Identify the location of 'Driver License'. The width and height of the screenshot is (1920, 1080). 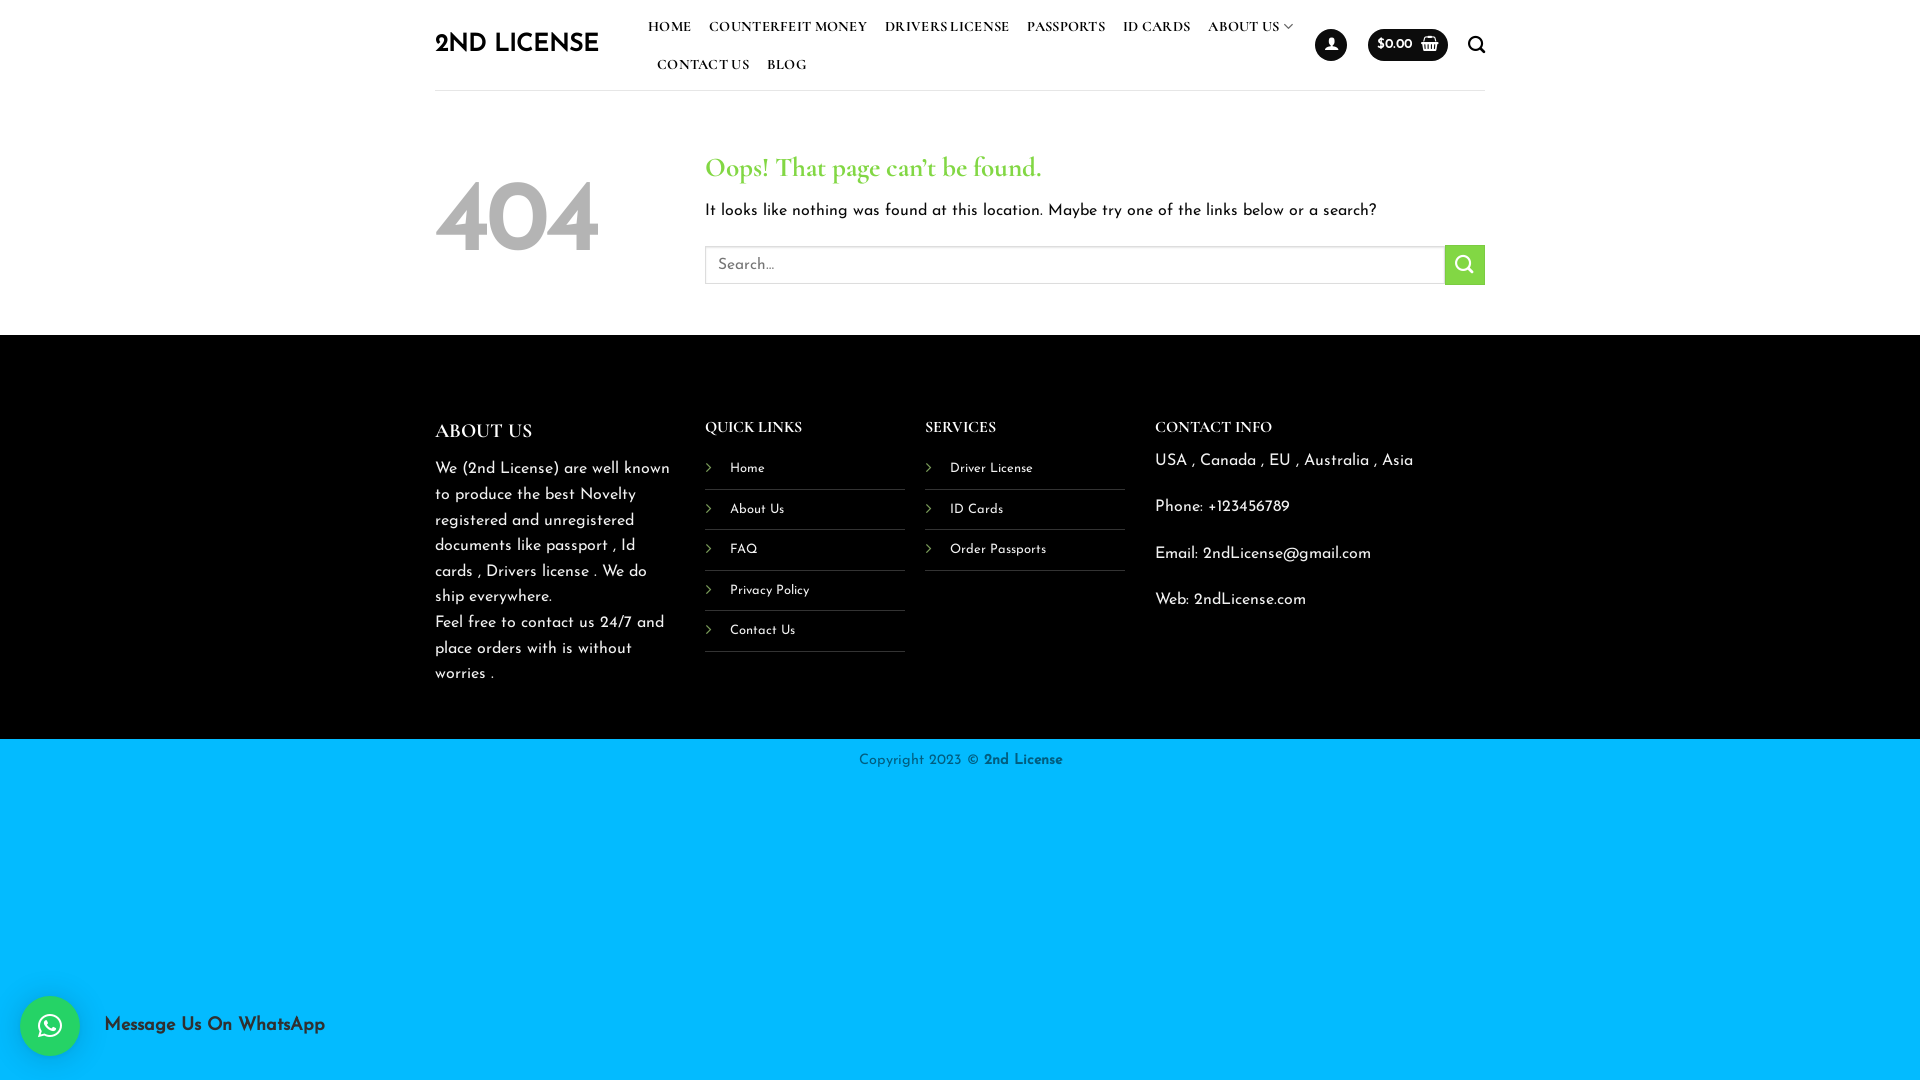
(991, 467).